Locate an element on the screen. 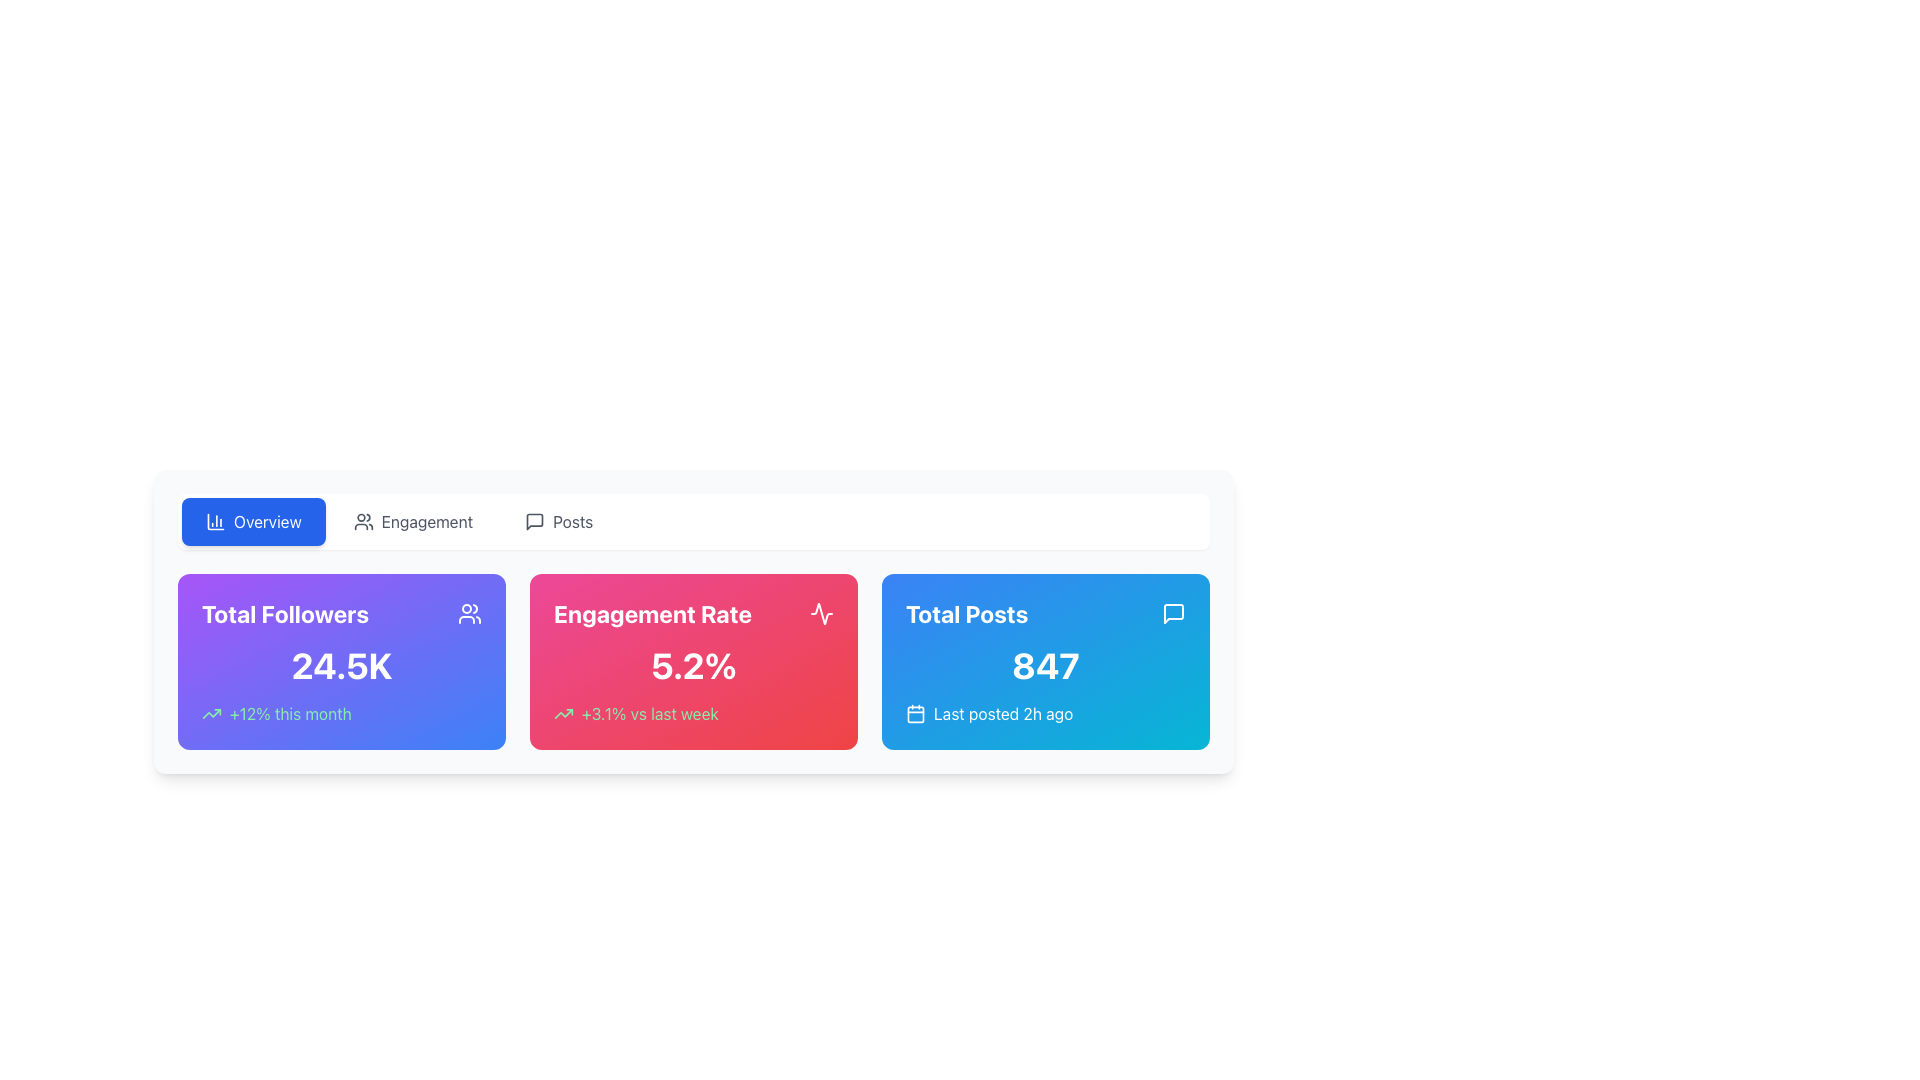 The image size is (1920, 1080). the static text indicator '+12% this month' with an upward-trending arrow icon, styled in green, located at the bottom-left corner of the 'Total Followers' panel is located at coordinates (341, 712).